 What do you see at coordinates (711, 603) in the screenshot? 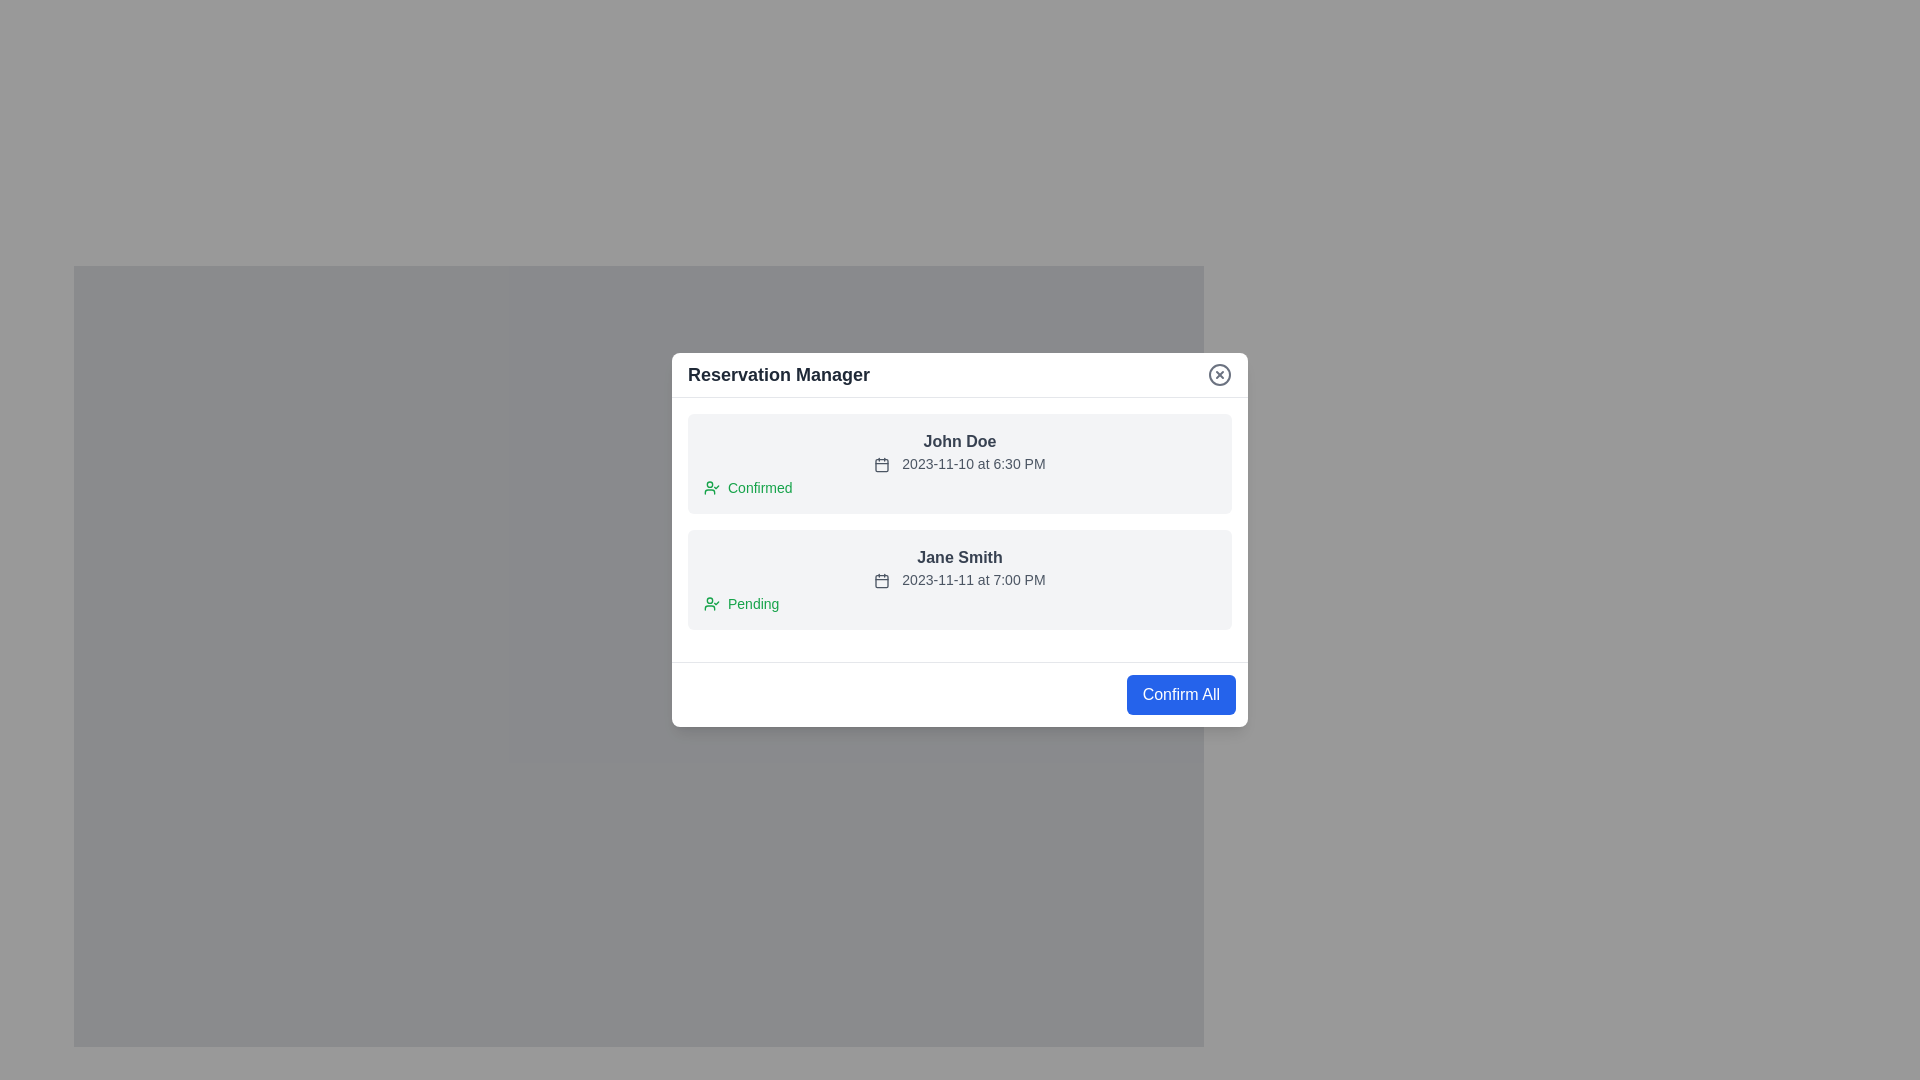
I see `user check icon located in the 'Pending' status group under 'Jane Smith' in the reservation list, positioned in the second row` at bounding box center [711, 603].